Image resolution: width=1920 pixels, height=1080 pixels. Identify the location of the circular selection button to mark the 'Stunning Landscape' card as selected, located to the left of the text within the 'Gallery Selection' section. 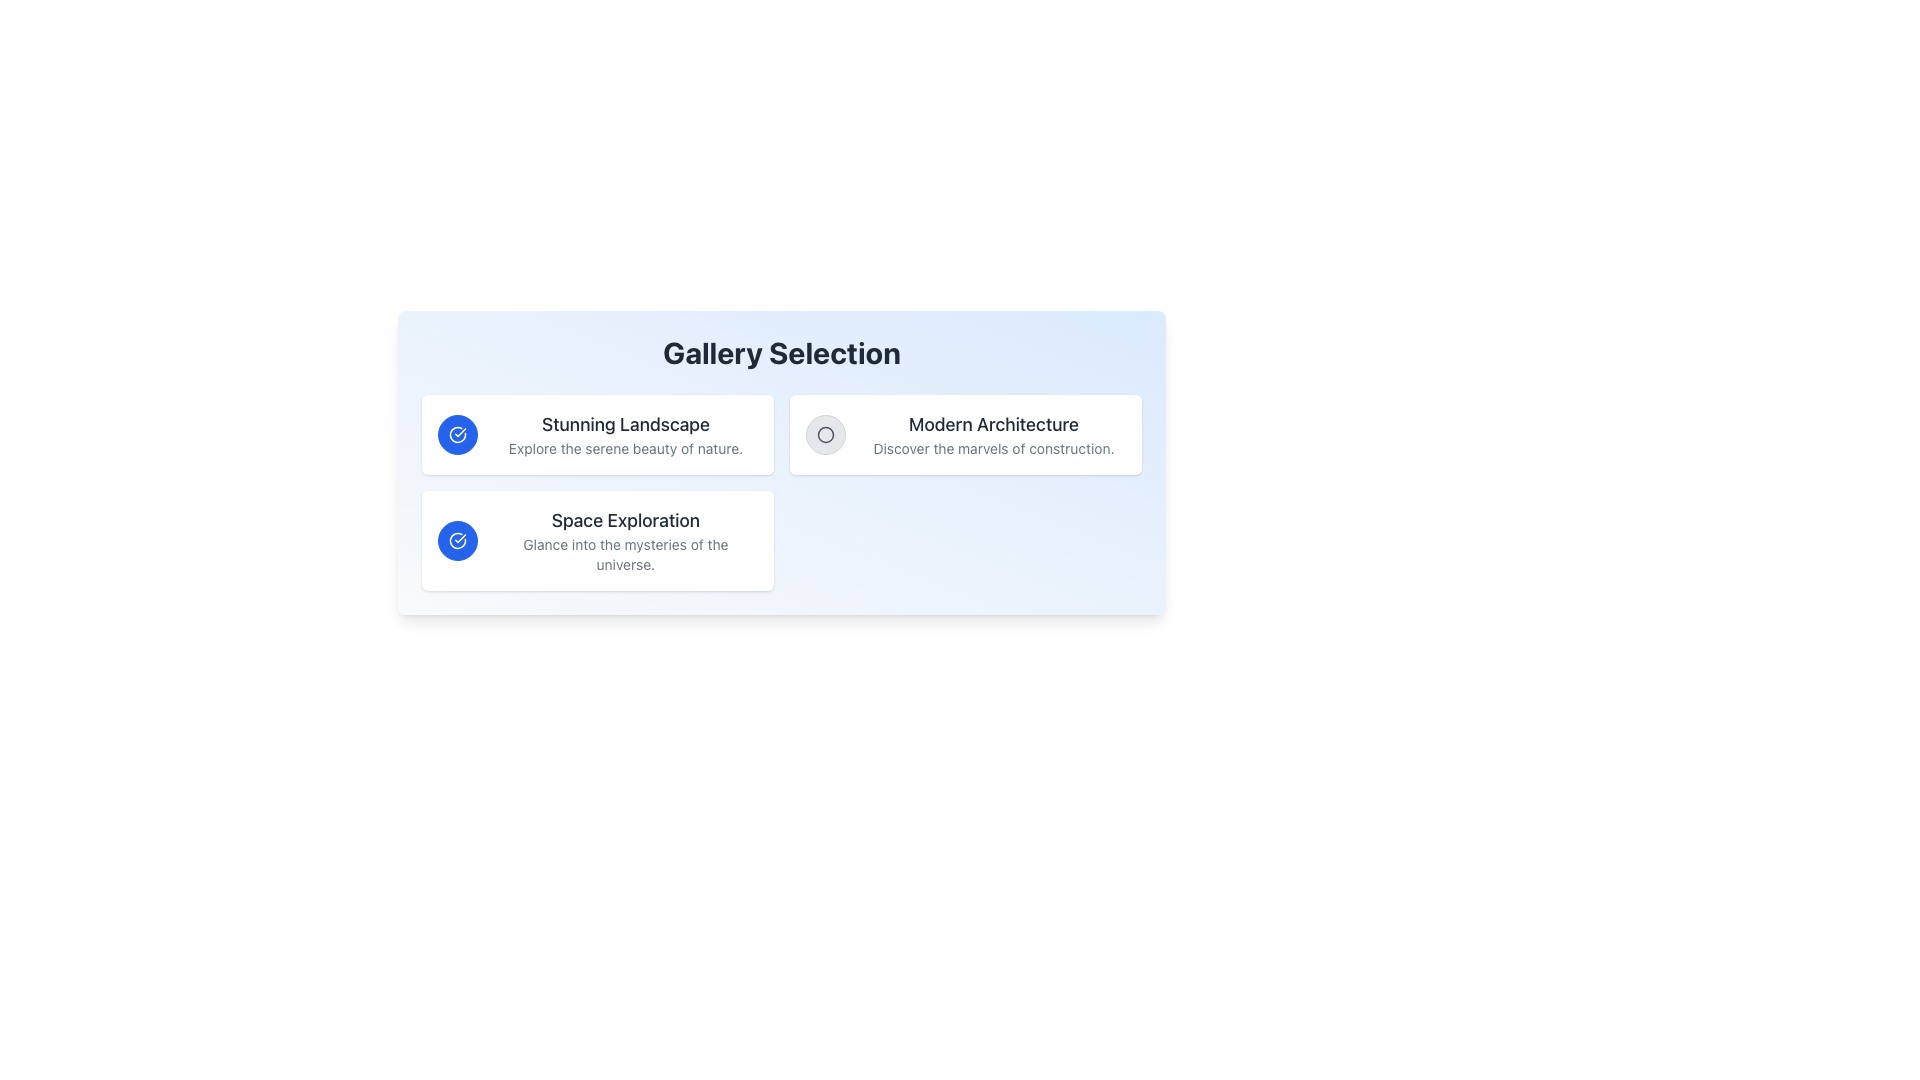
(456, 434).